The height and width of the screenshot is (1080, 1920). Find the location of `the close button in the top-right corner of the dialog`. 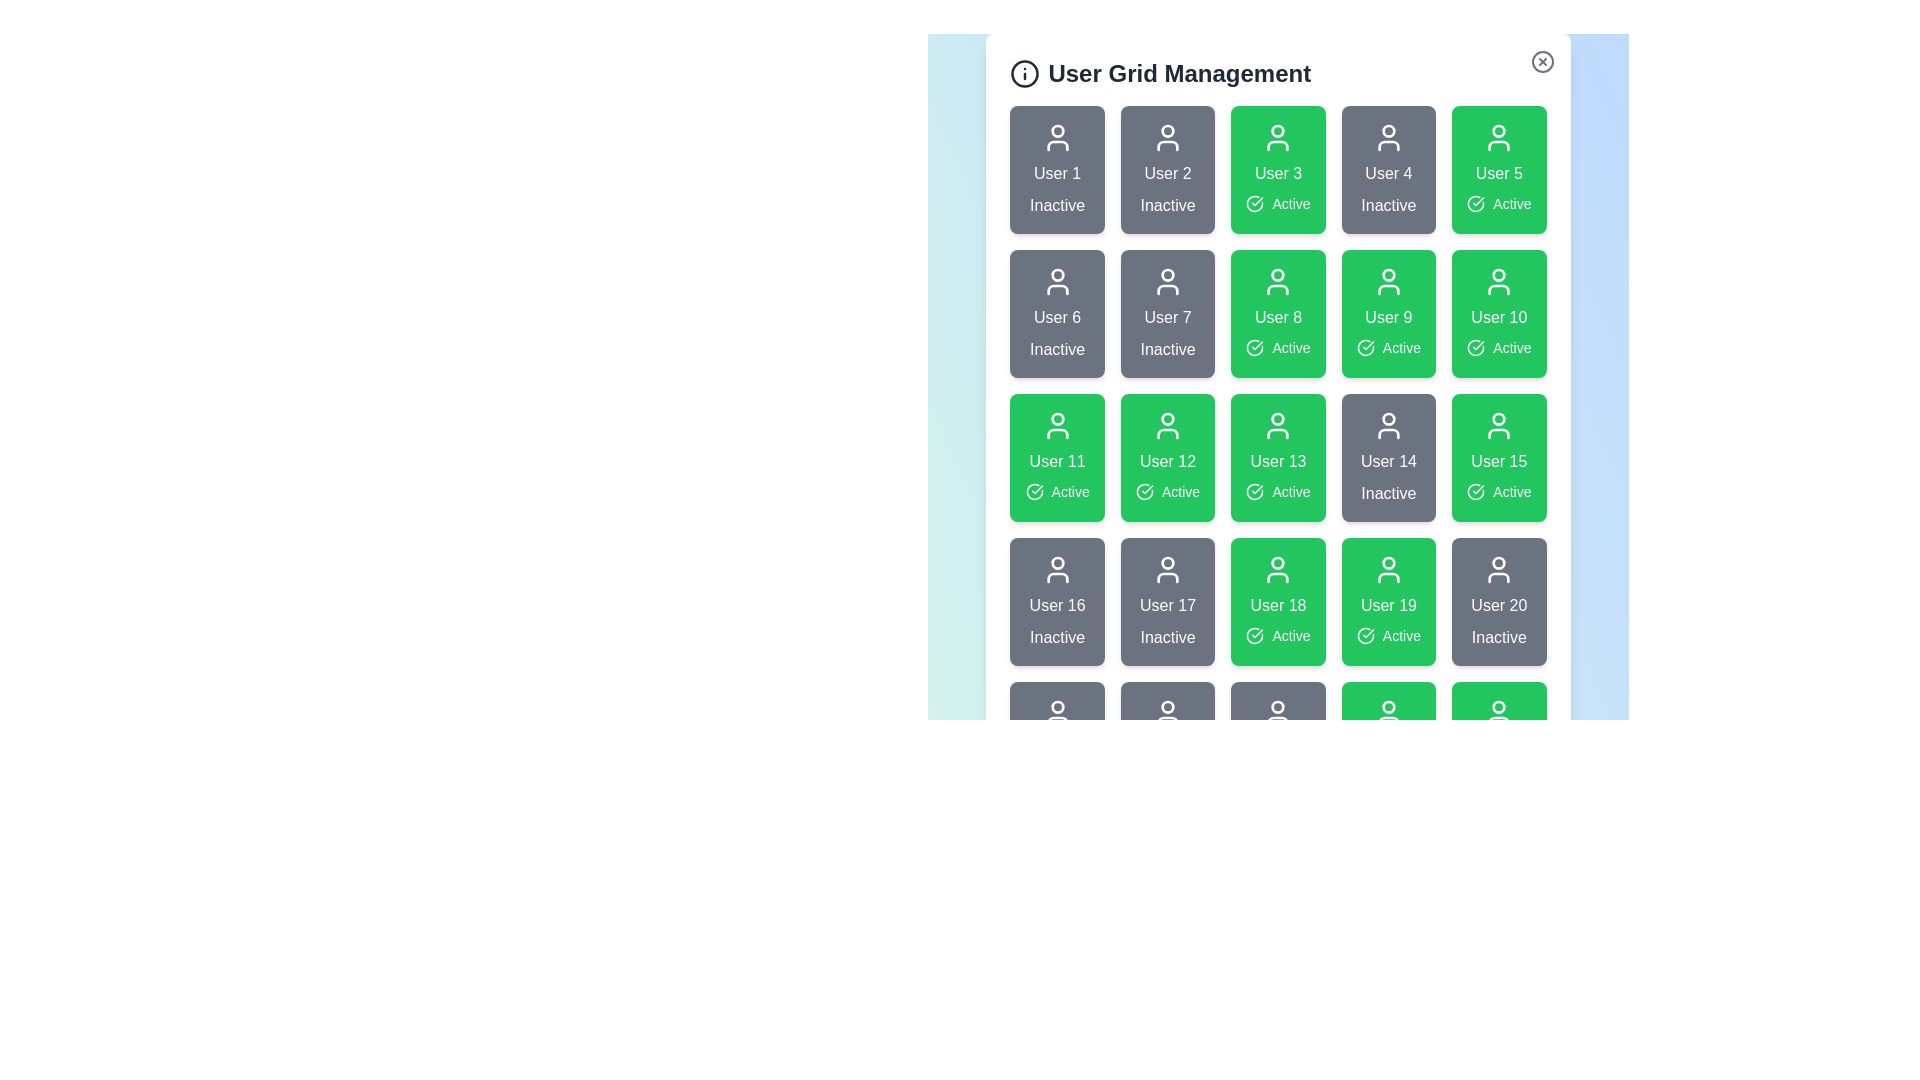

the close button in the top-right corner of the dialog is located at coordinates (1541, 60).